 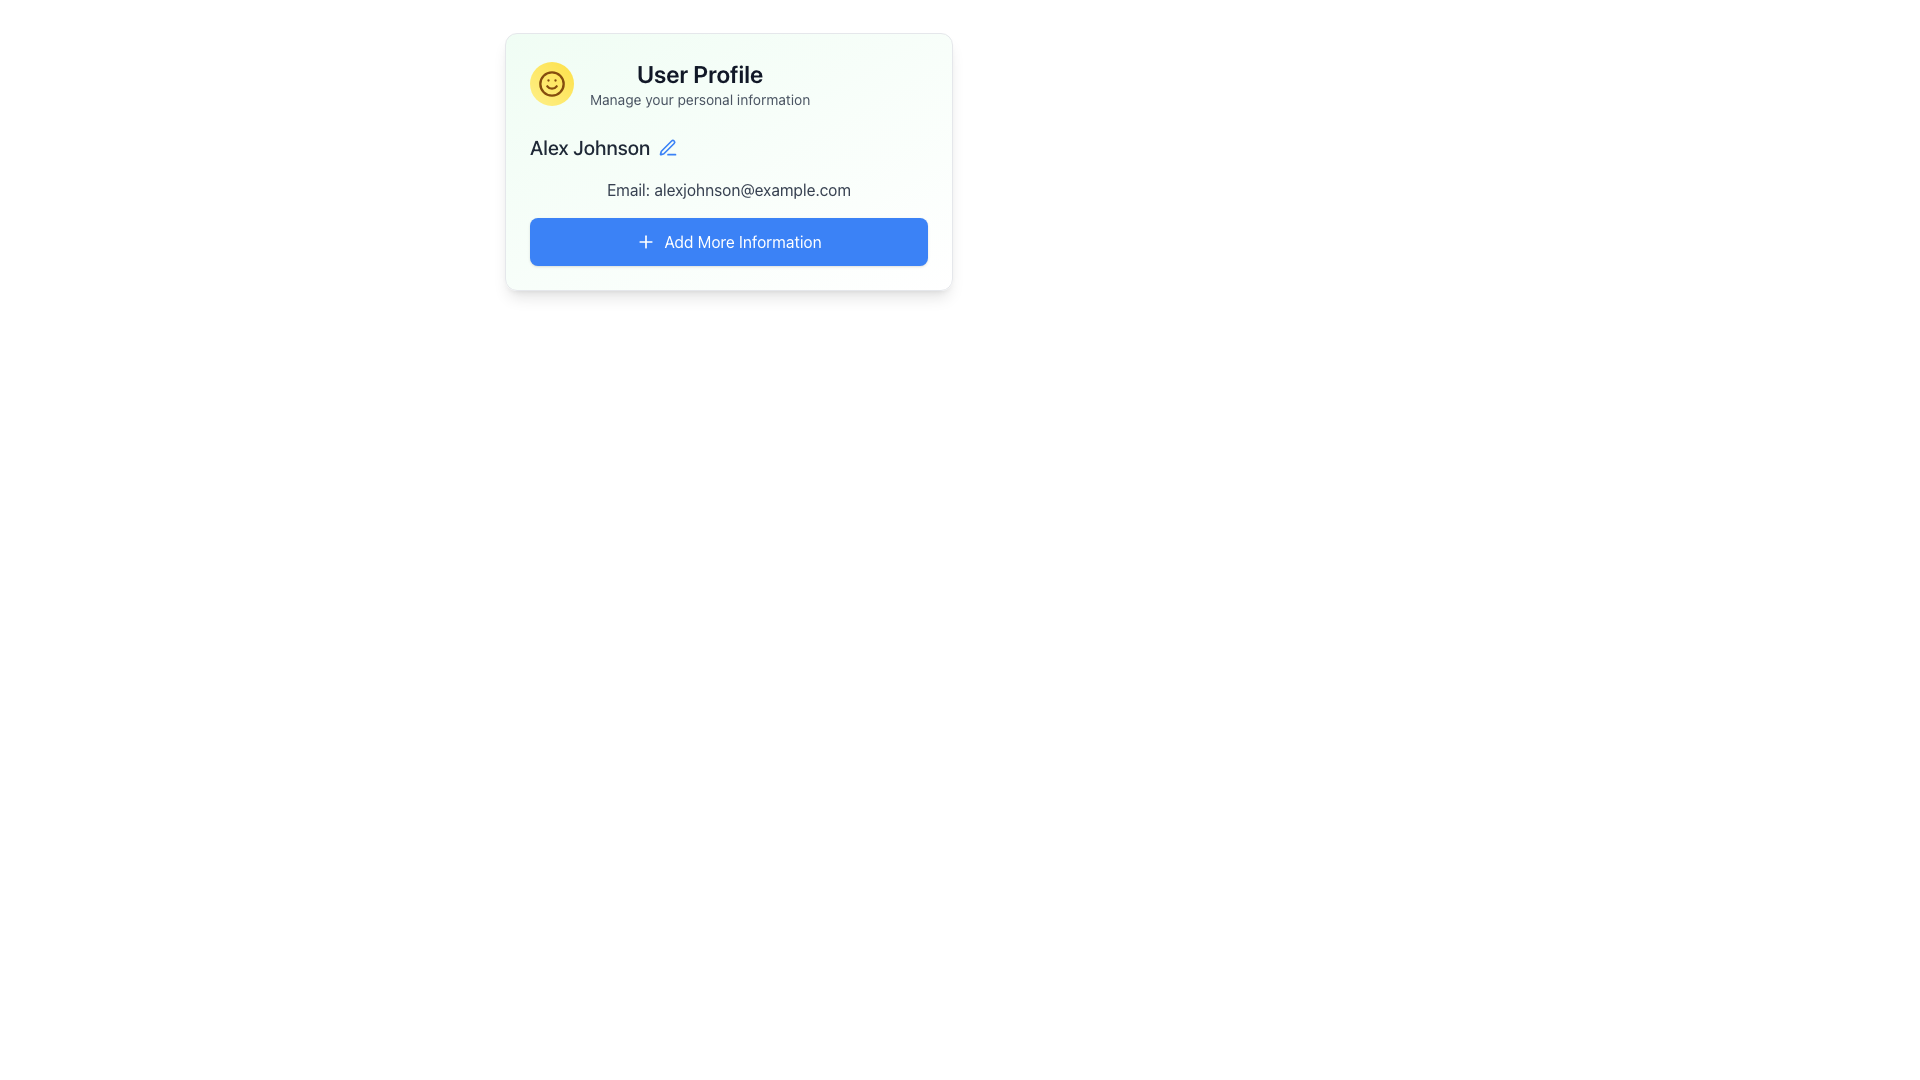 I want to click on the title text at the top of the user profile section, which serves as a label for the user information, so click(x=700, y=72).